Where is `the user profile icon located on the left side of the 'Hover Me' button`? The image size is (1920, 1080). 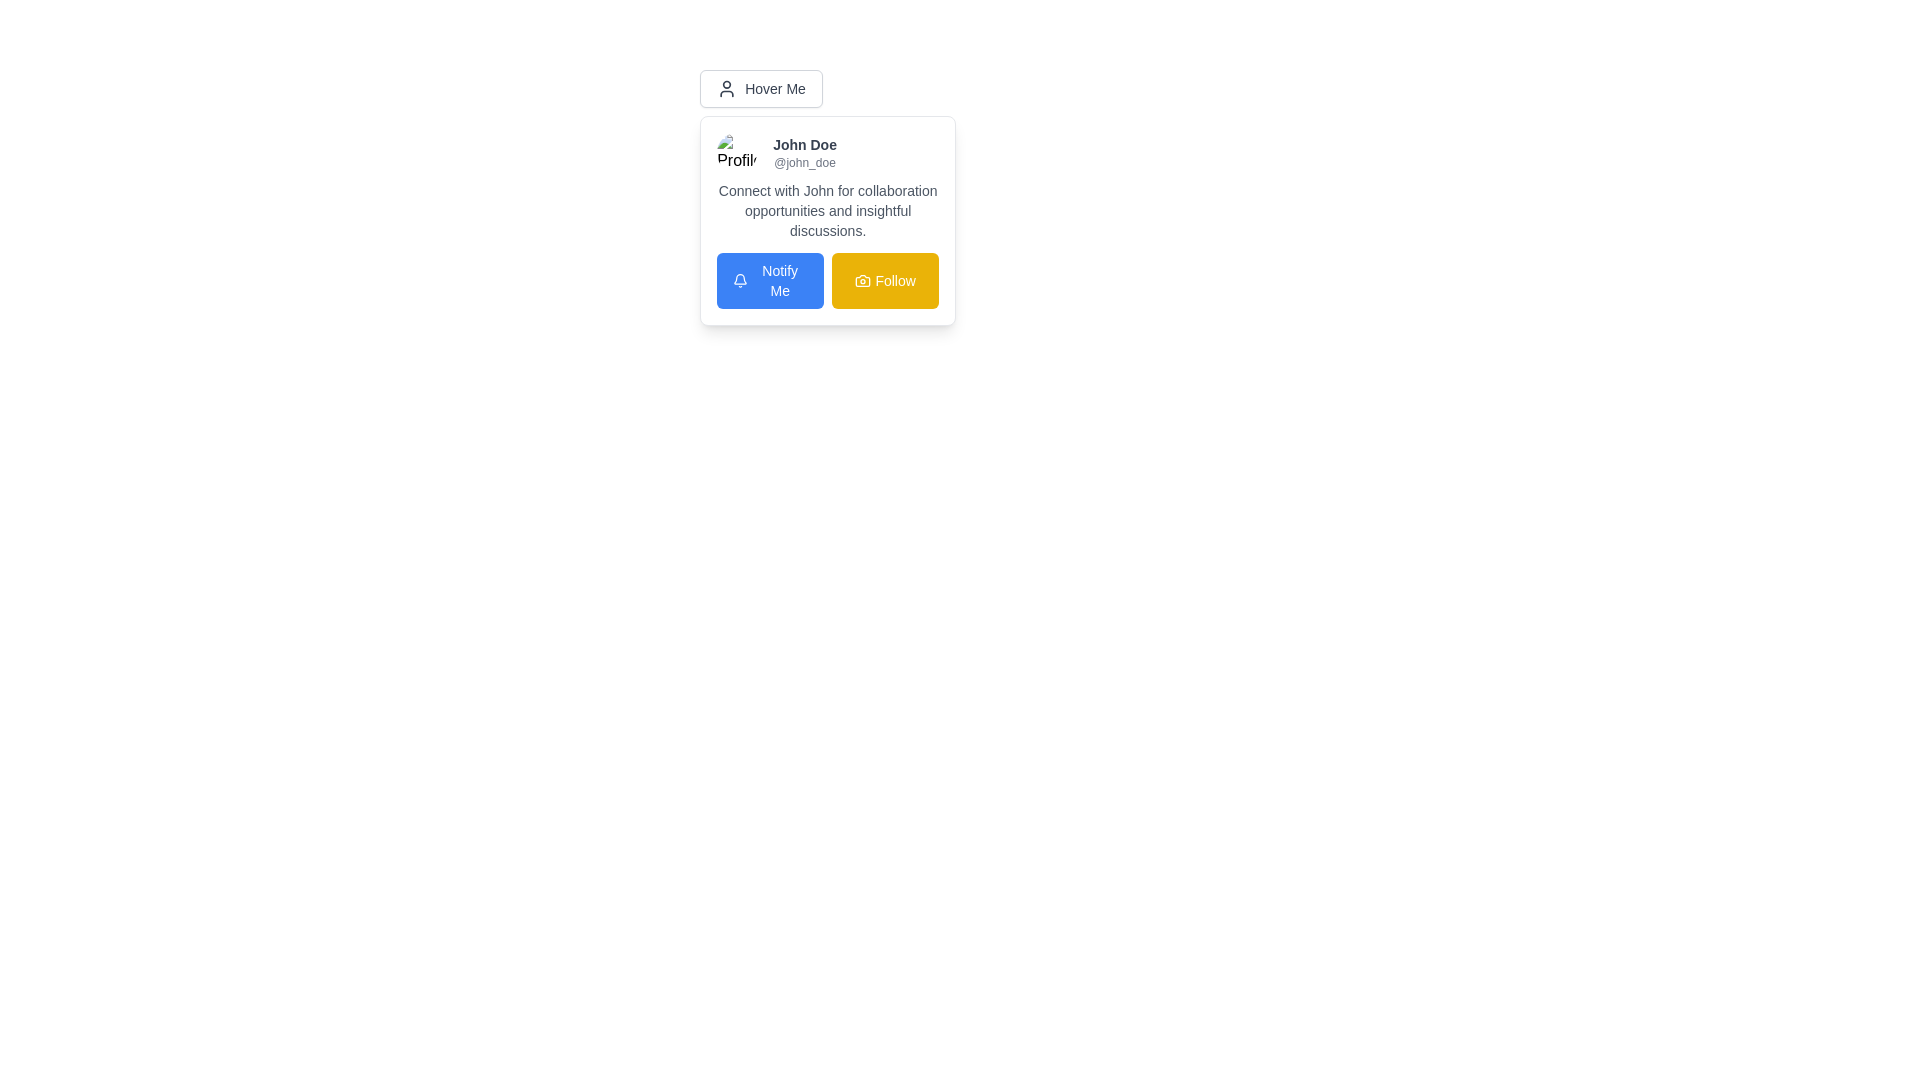
the user profile icon located on the left side of the 'Hover Me' button is located at coordinates (726, 87).